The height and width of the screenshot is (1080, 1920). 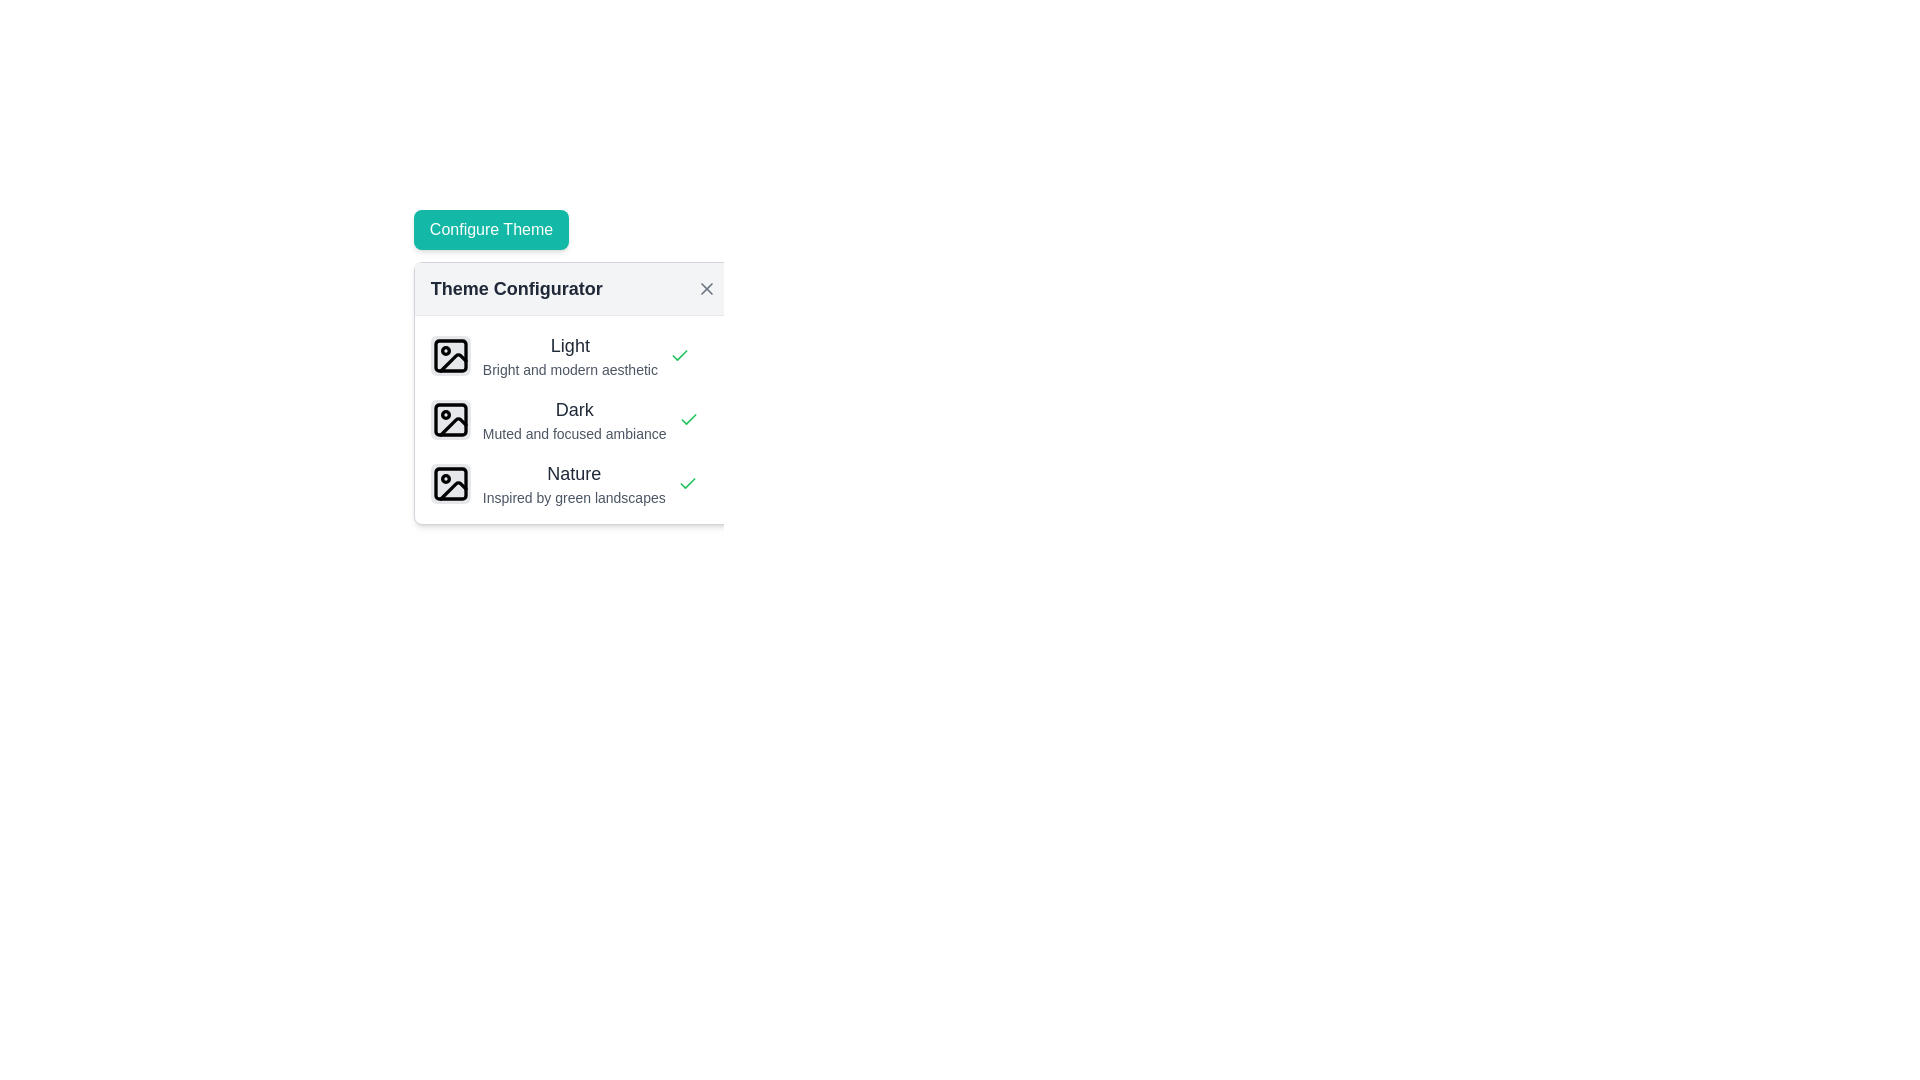 What do you see at coordinates (573, 474) in the screenshot?
I see `the 'Nature' text label in the 'Theme Configurator' panel, which displays the title in large, bold, dark gray font, aligned to the left` at bounding box center [573, 474].